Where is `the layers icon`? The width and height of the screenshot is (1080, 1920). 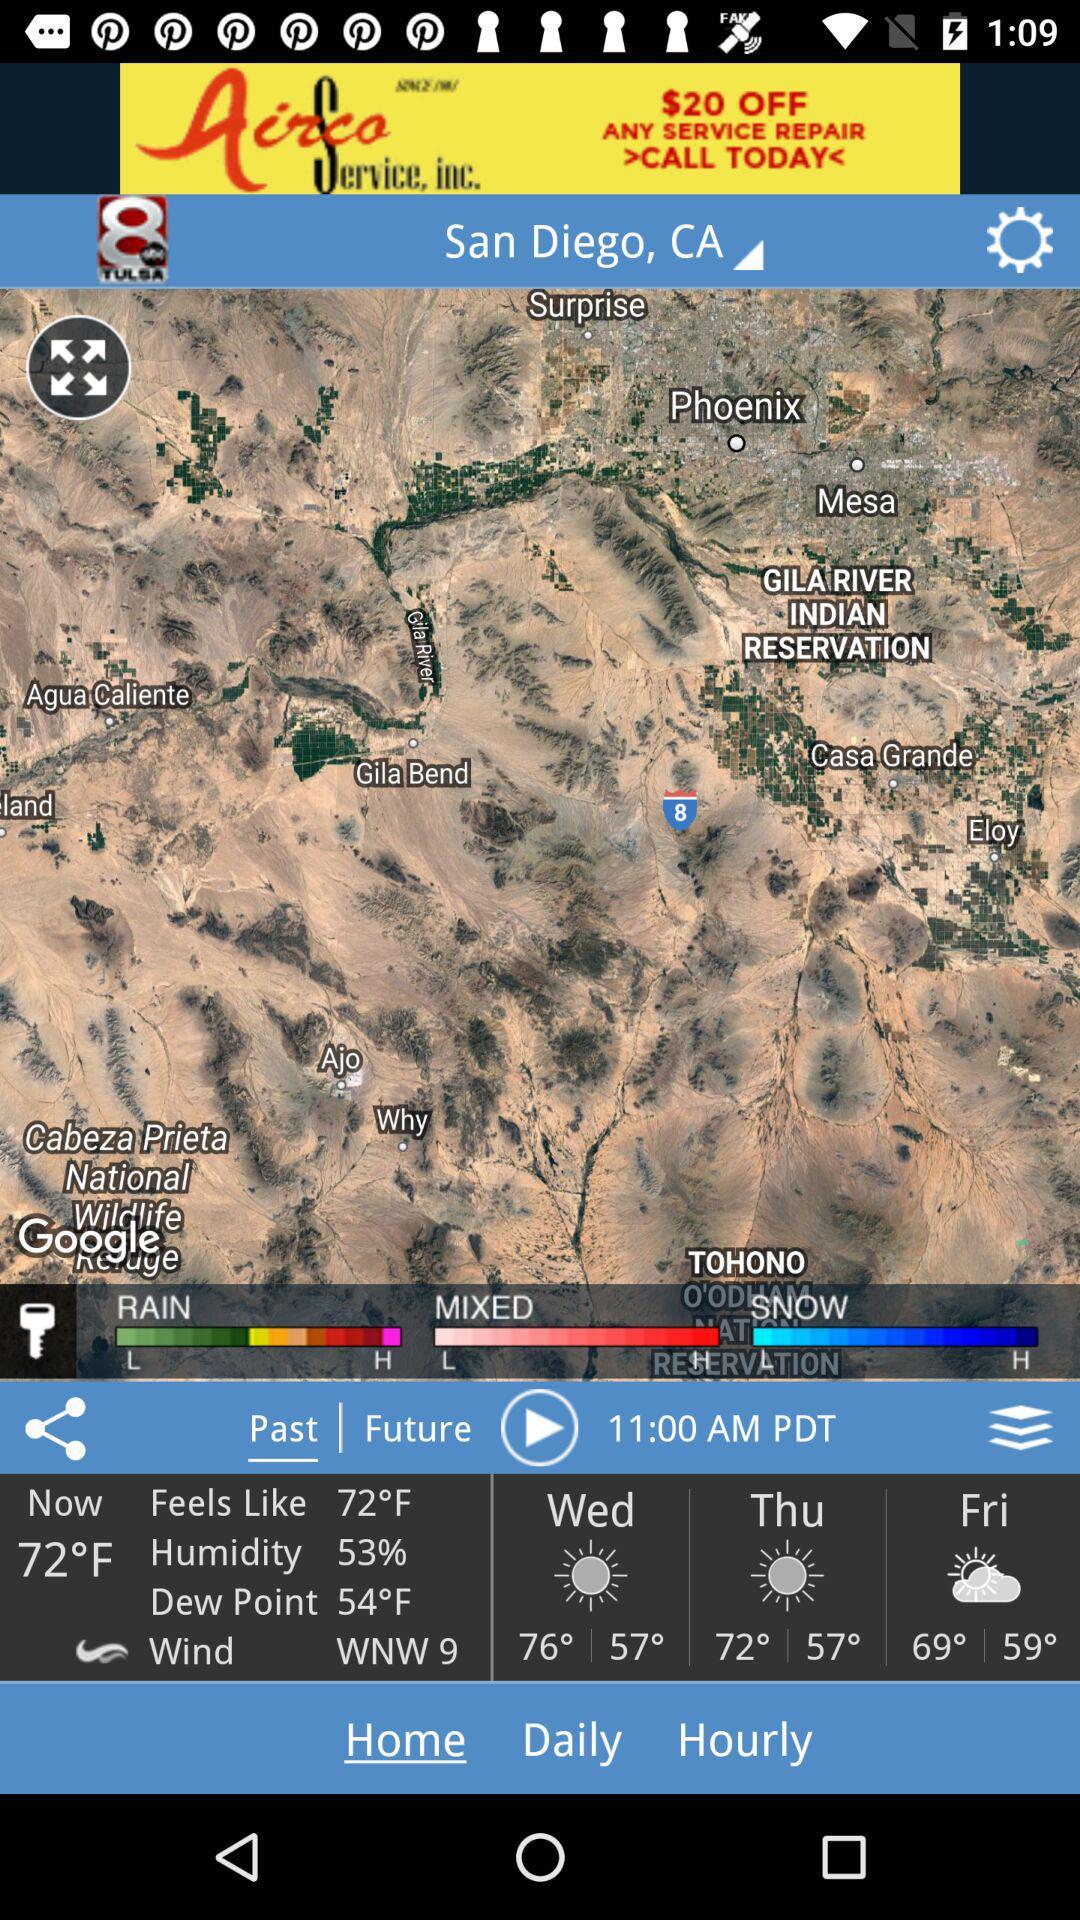
the layers icon is located at coordinates (1020, 1426).